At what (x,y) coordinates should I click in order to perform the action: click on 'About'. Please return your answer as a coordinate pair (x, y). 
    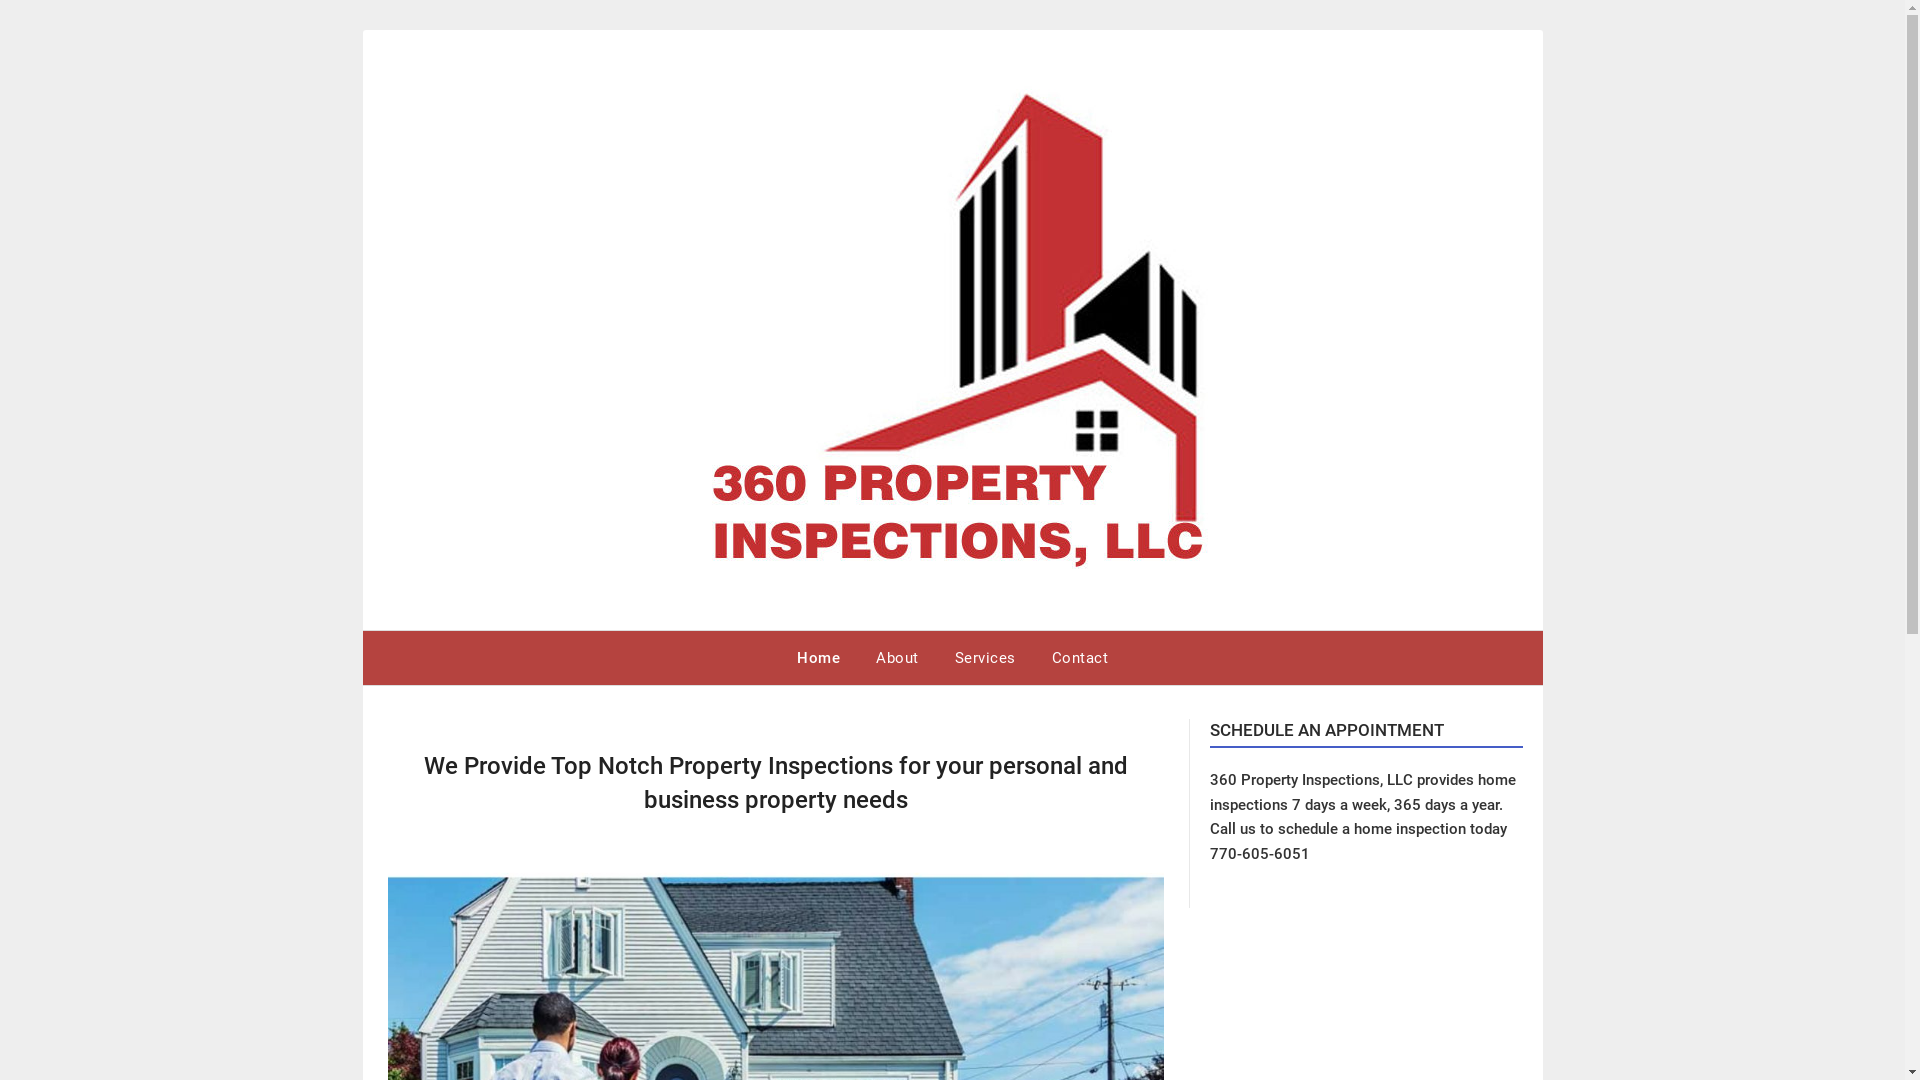
    Looking at the image, I should click on (896, 658).